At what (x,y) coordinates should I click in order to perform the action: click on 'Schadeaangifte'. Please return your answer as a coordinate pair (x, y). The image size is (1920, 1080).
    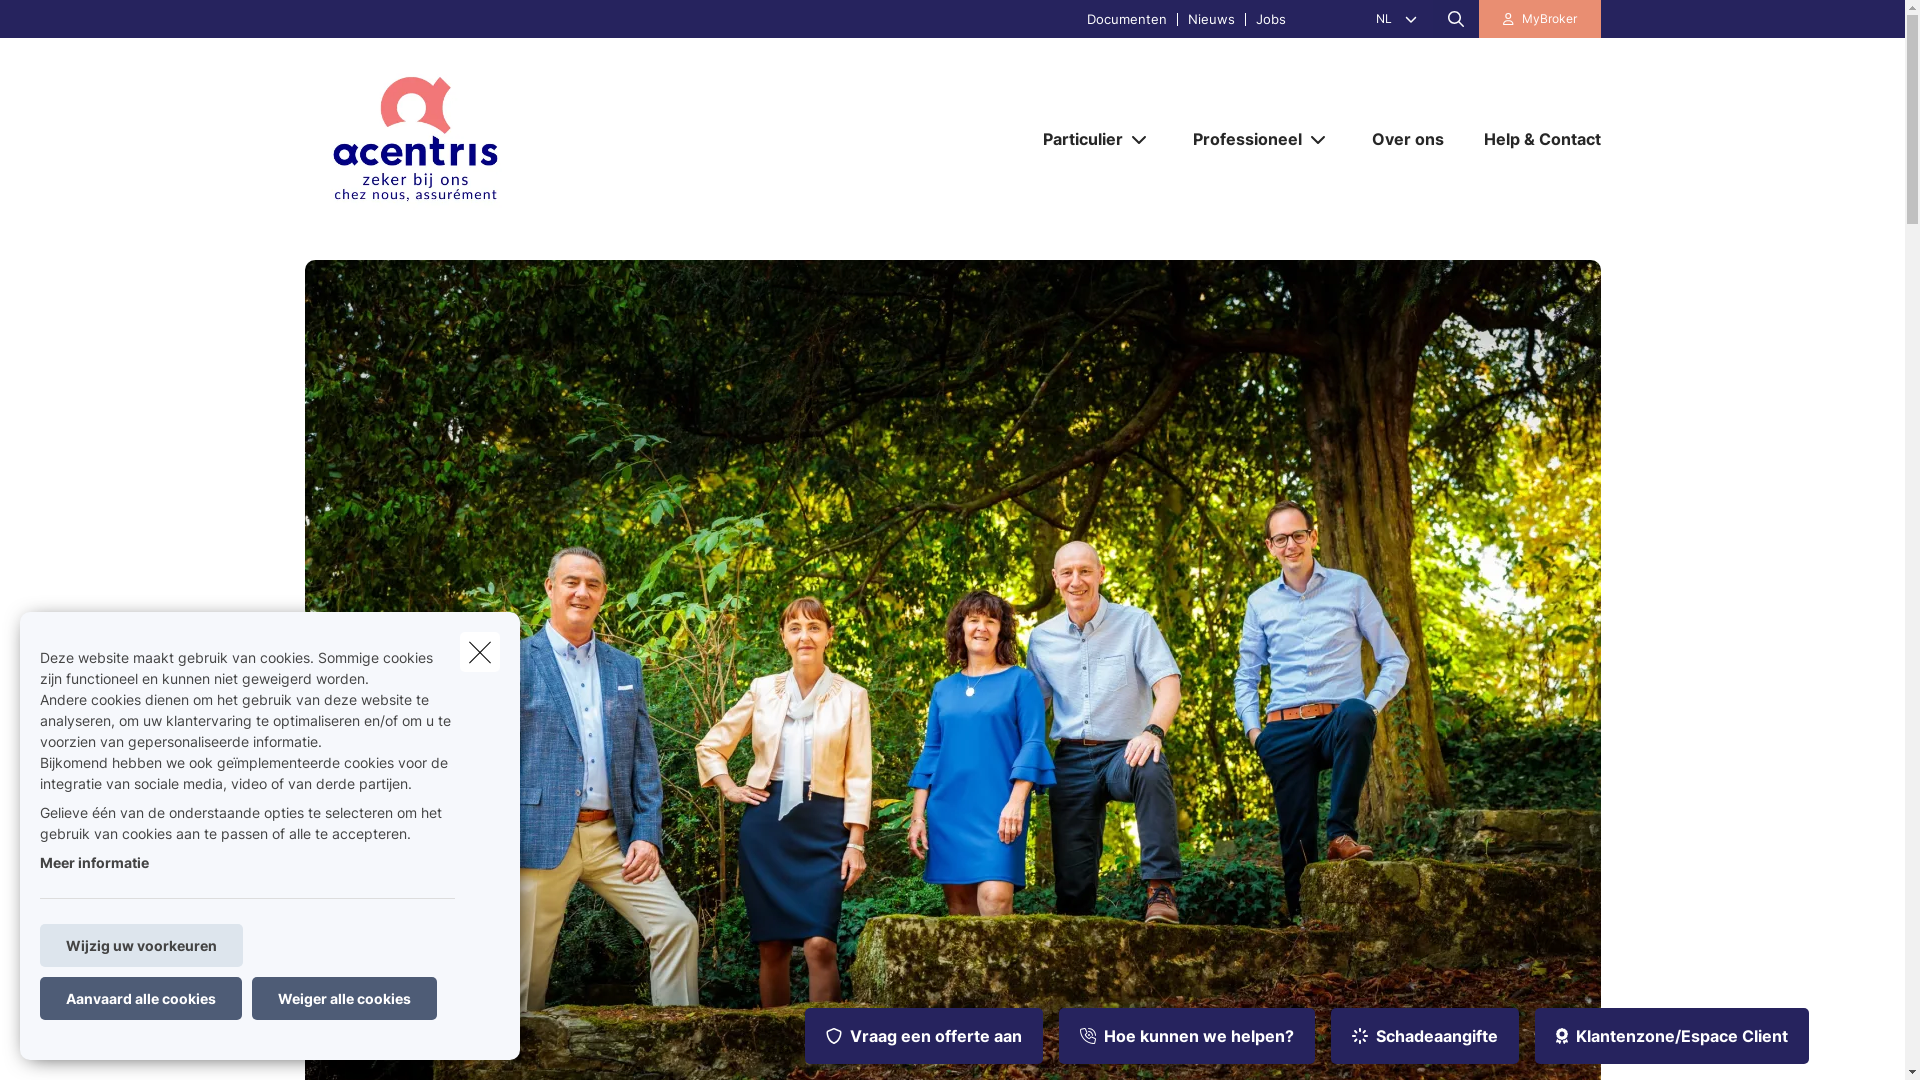
    Looking at the image, I should click on (1424, 1035).